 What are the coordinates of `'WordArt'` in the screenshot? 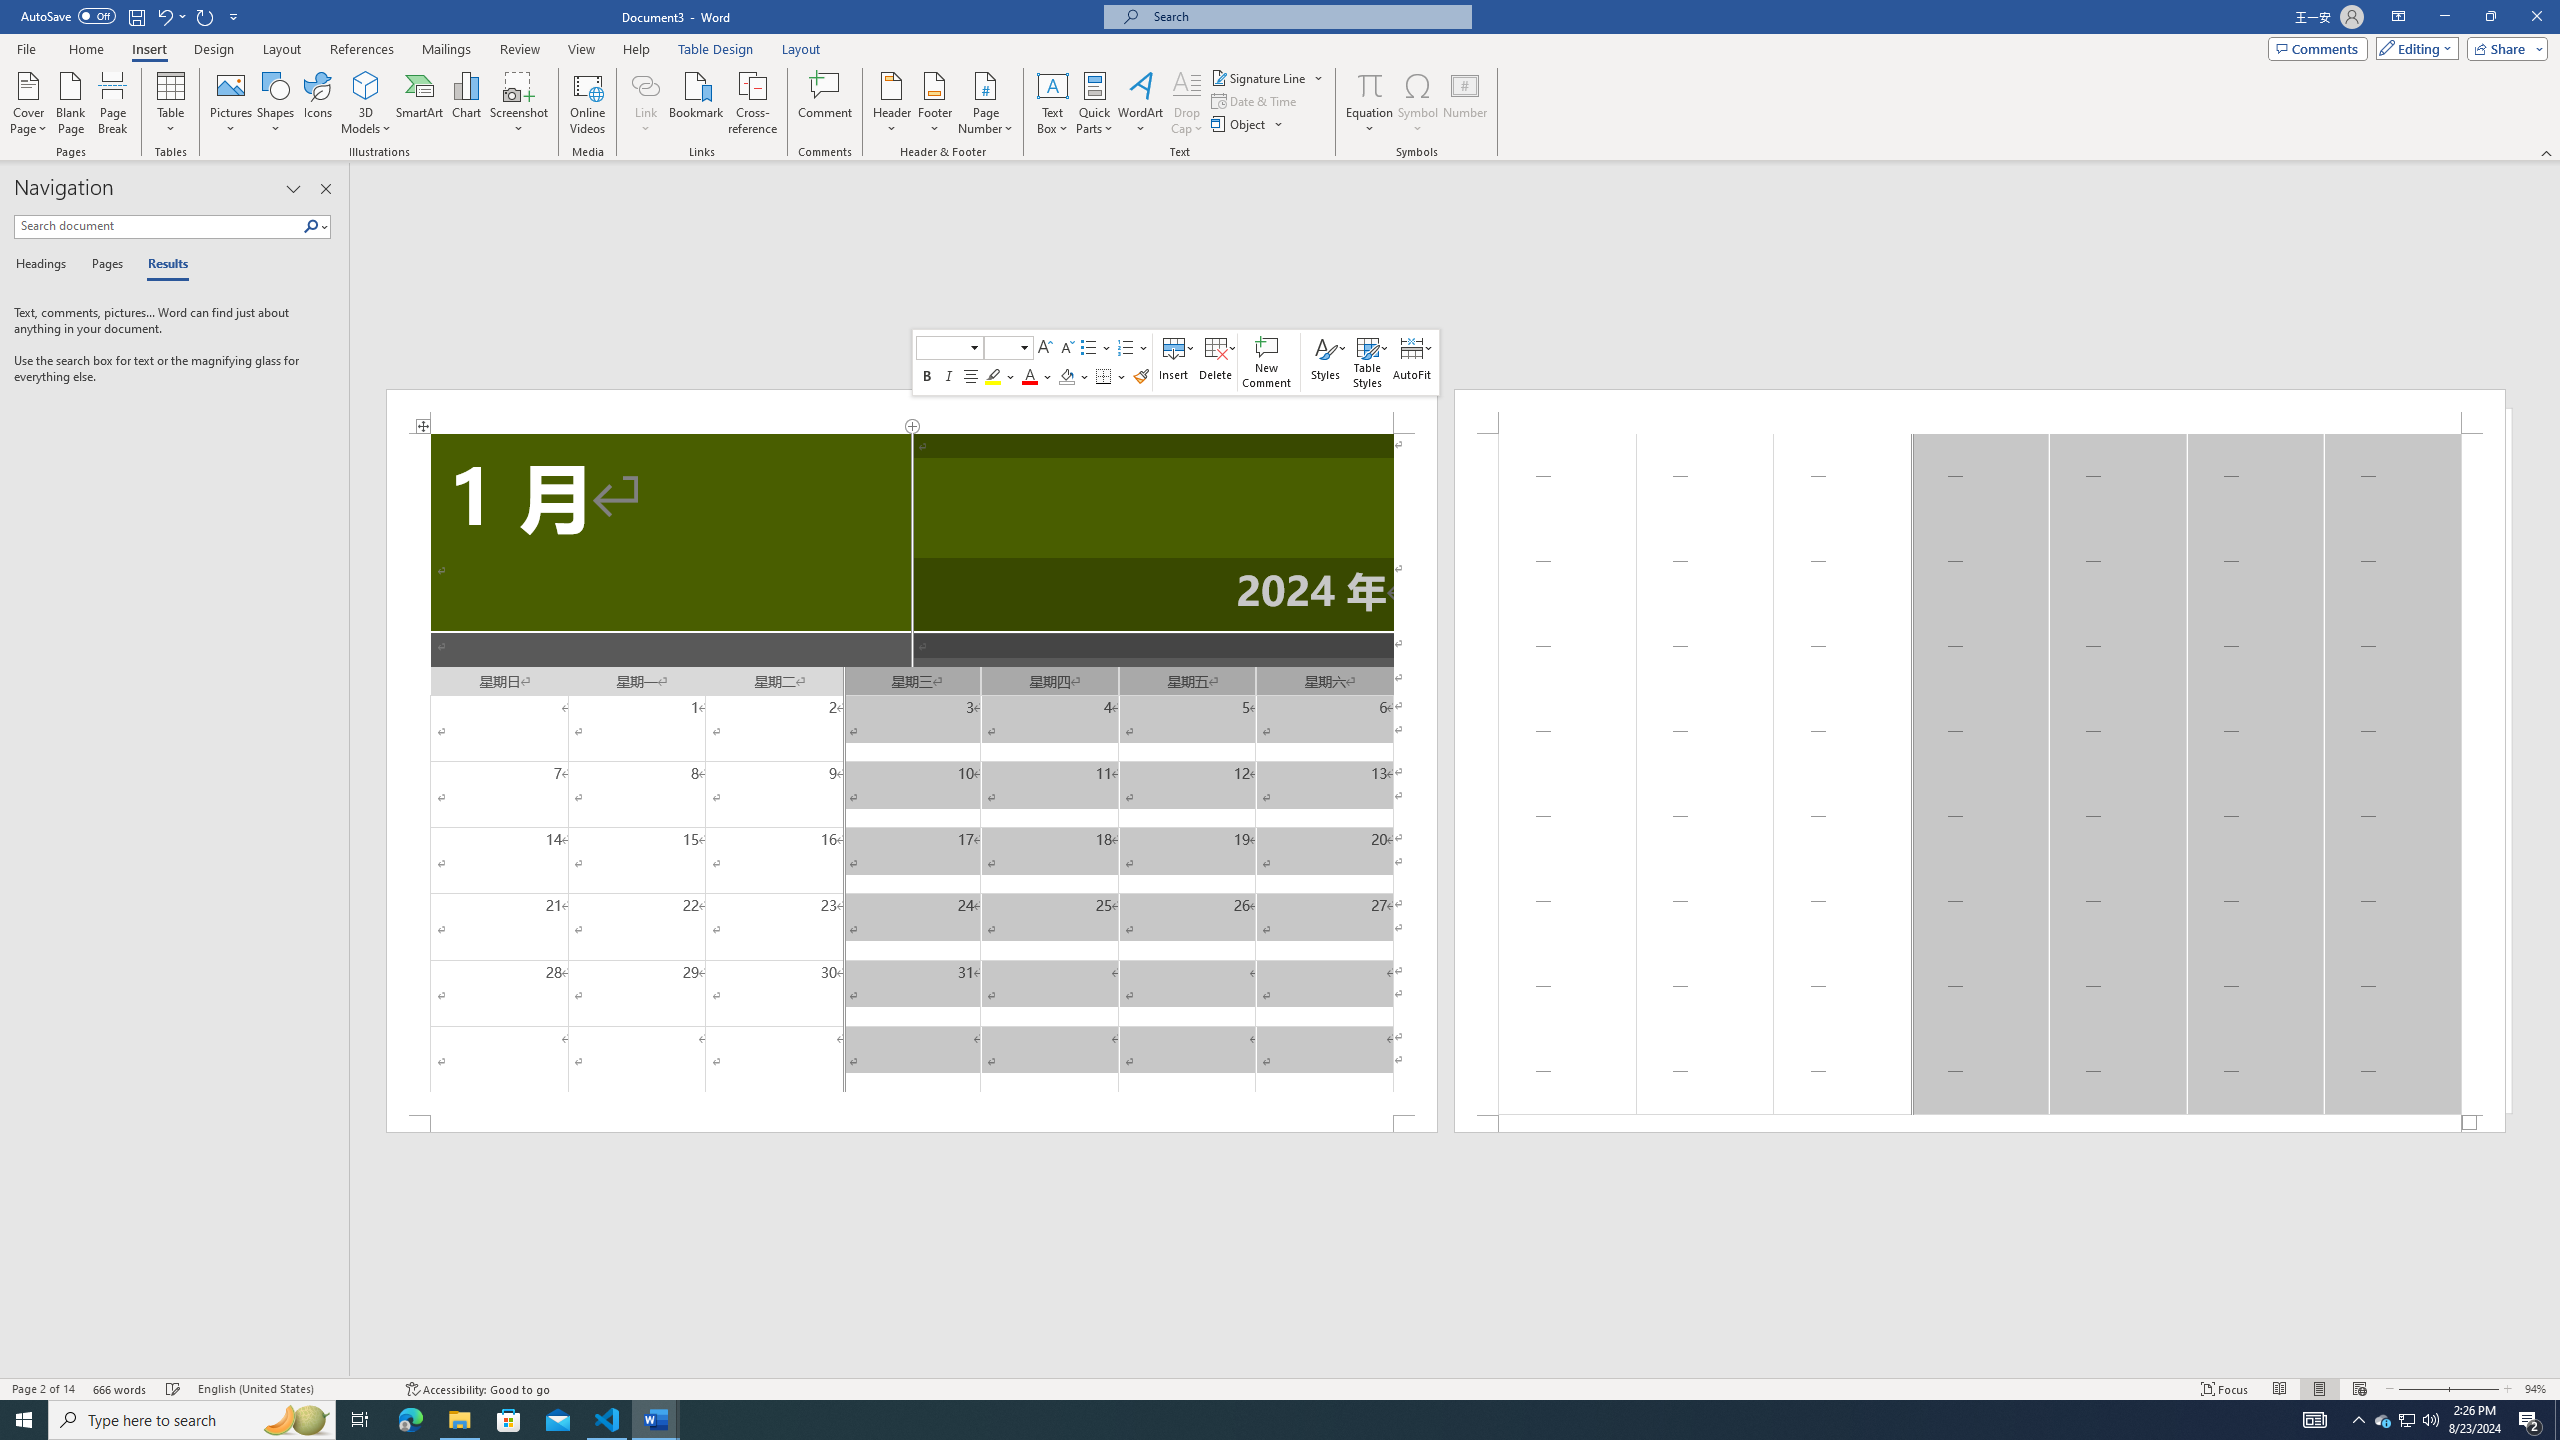 It's located at (1140, 103).